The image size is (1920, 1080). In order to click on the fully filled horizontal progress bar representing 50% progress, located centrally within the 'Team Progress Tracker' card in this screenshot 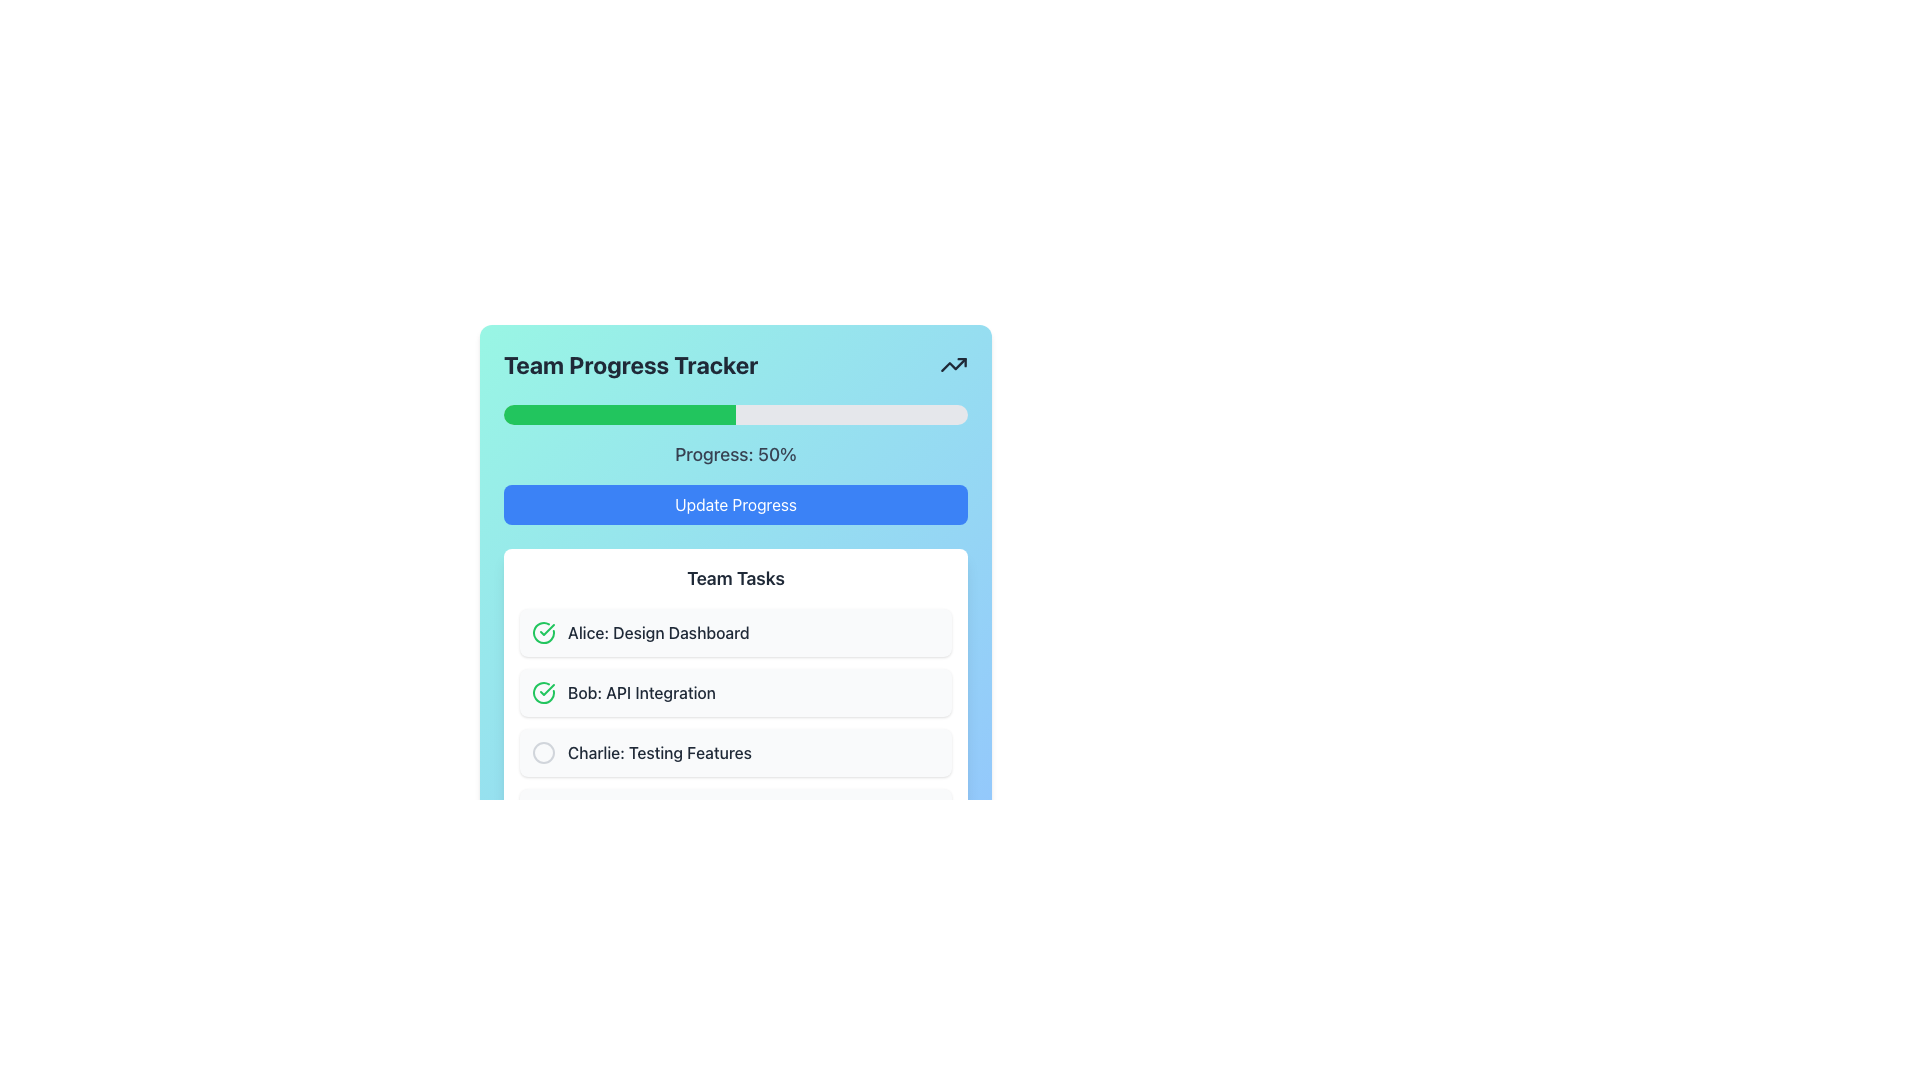, I will do `click(734, 414)`.